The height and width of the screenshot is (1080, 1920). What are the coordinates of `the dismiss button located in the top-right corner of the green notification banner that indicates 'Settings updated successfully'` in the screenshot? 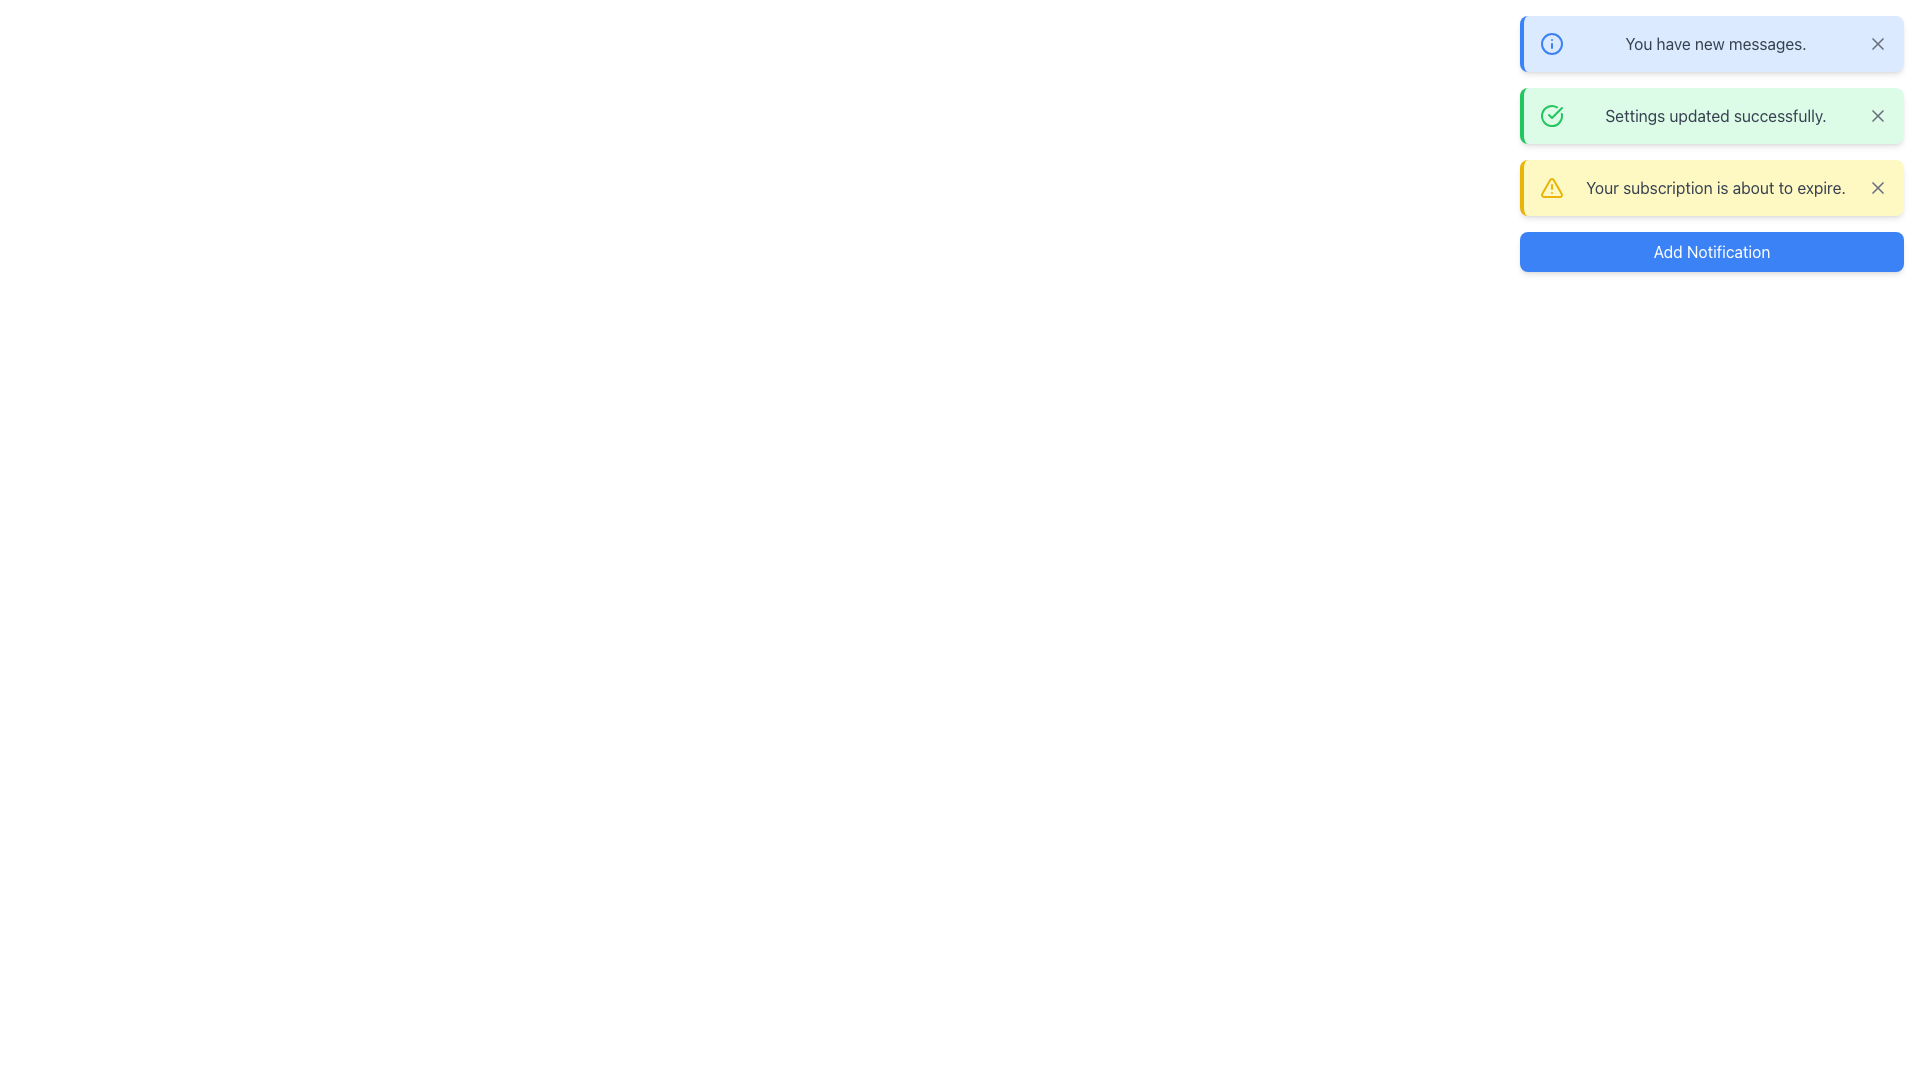 It's located at (1876, 115).